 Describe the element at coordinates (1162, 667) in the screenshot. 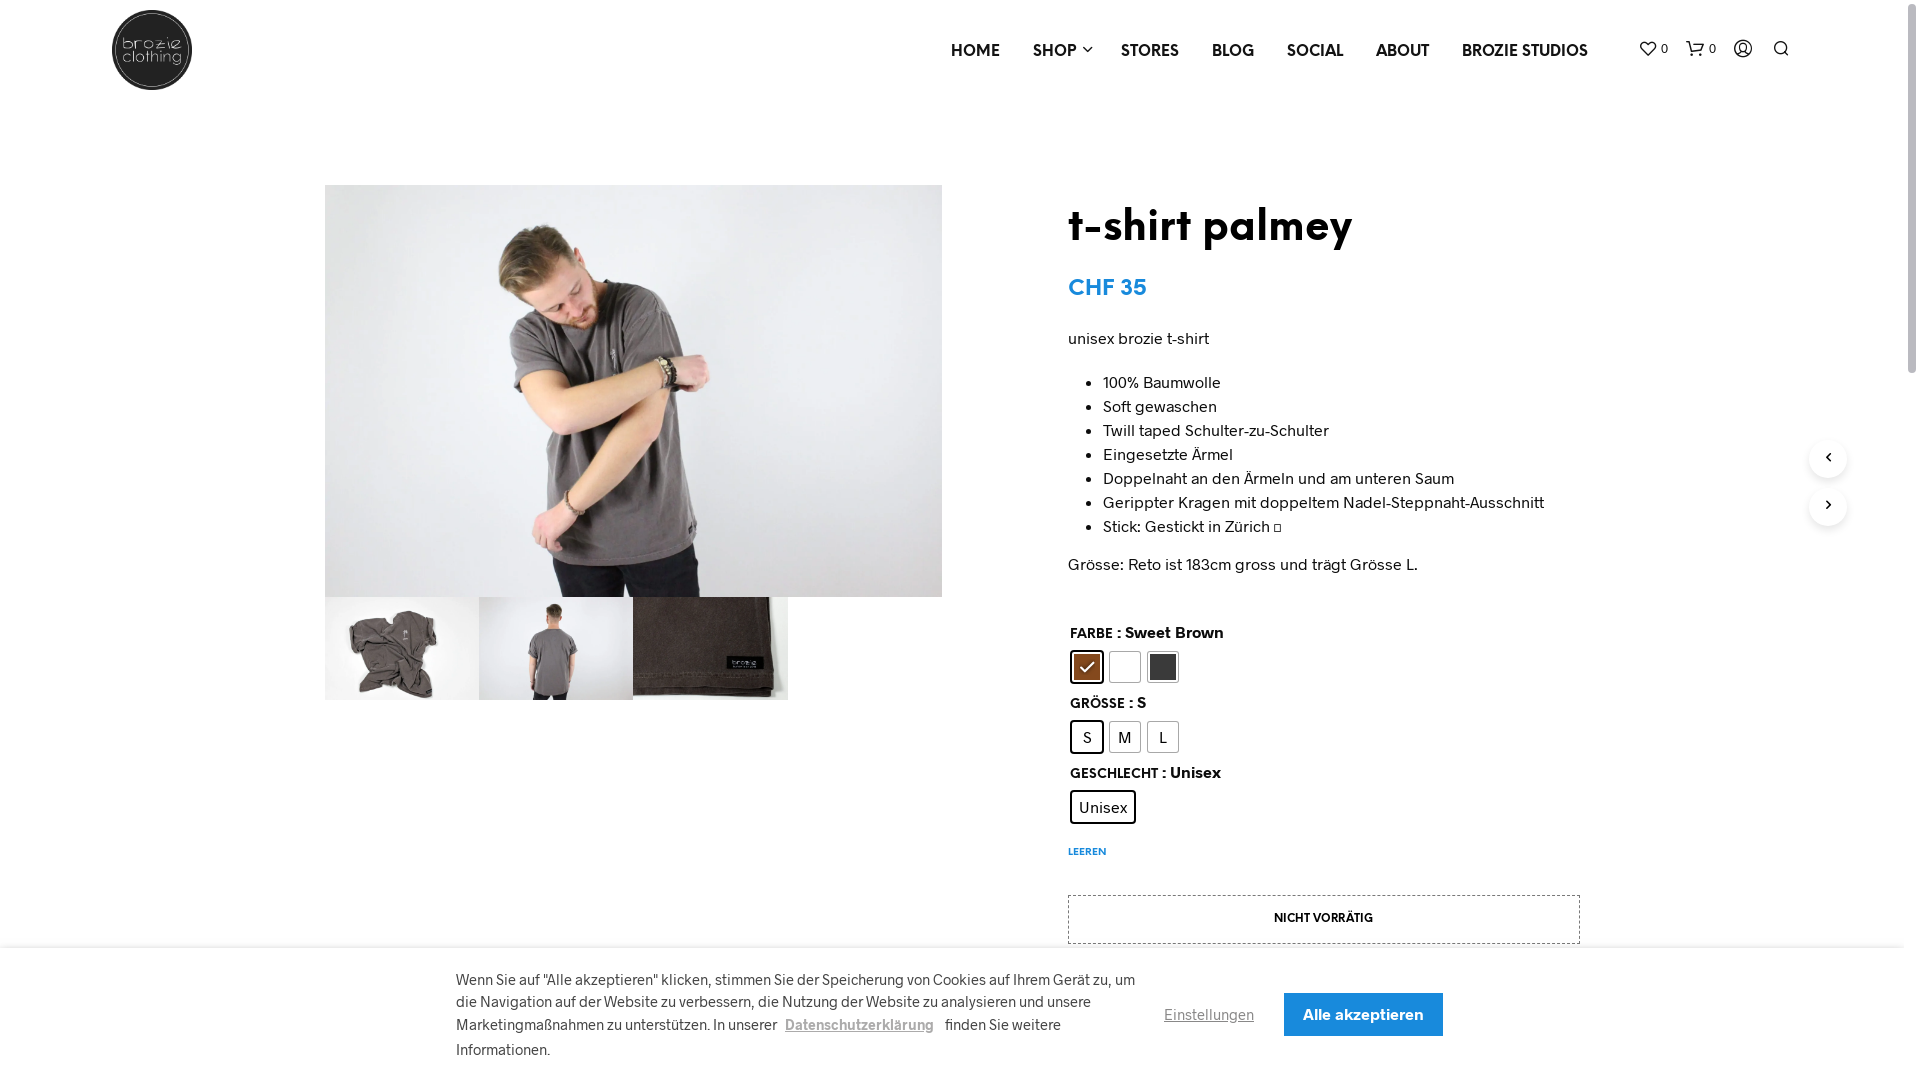

I see `'Pretty Black'` at that location.